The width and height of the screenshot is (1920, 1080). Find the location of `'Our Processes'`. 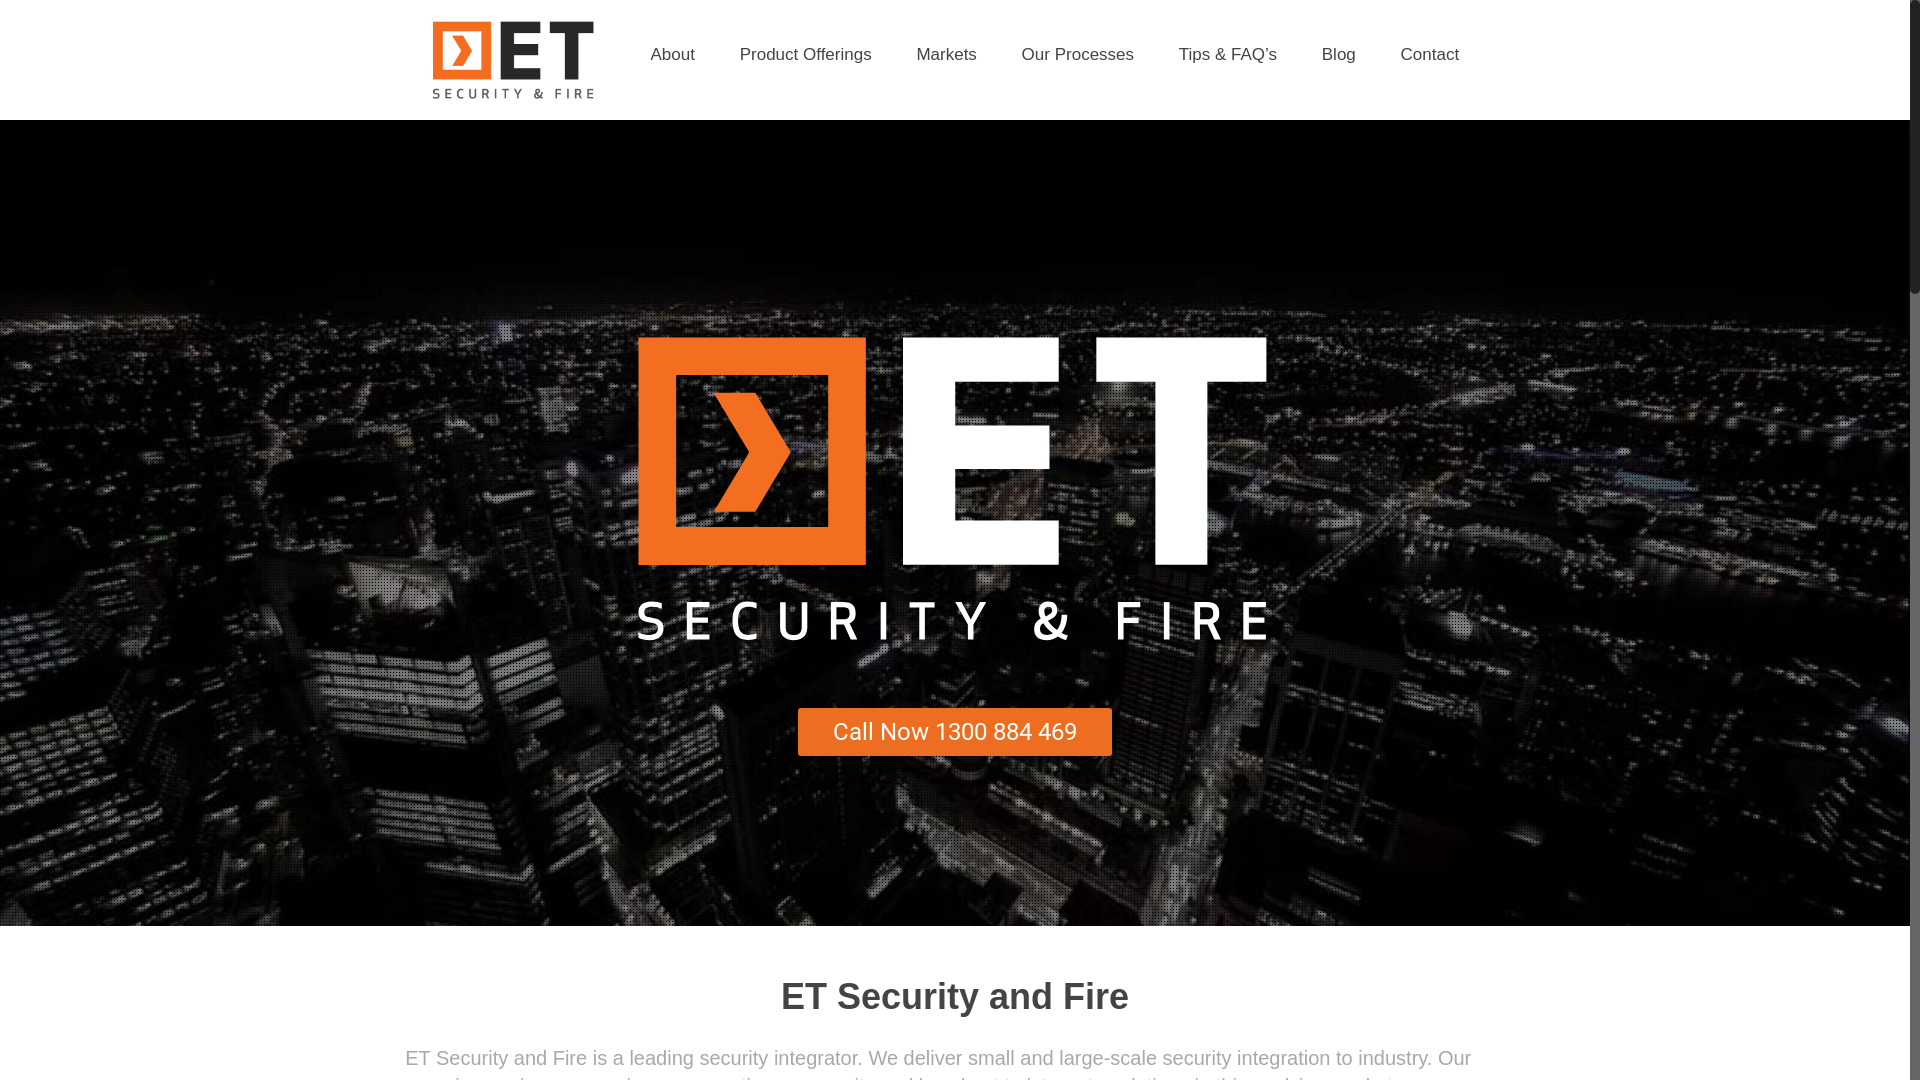

'Our Processes' is located at coordinates (1077, 53).